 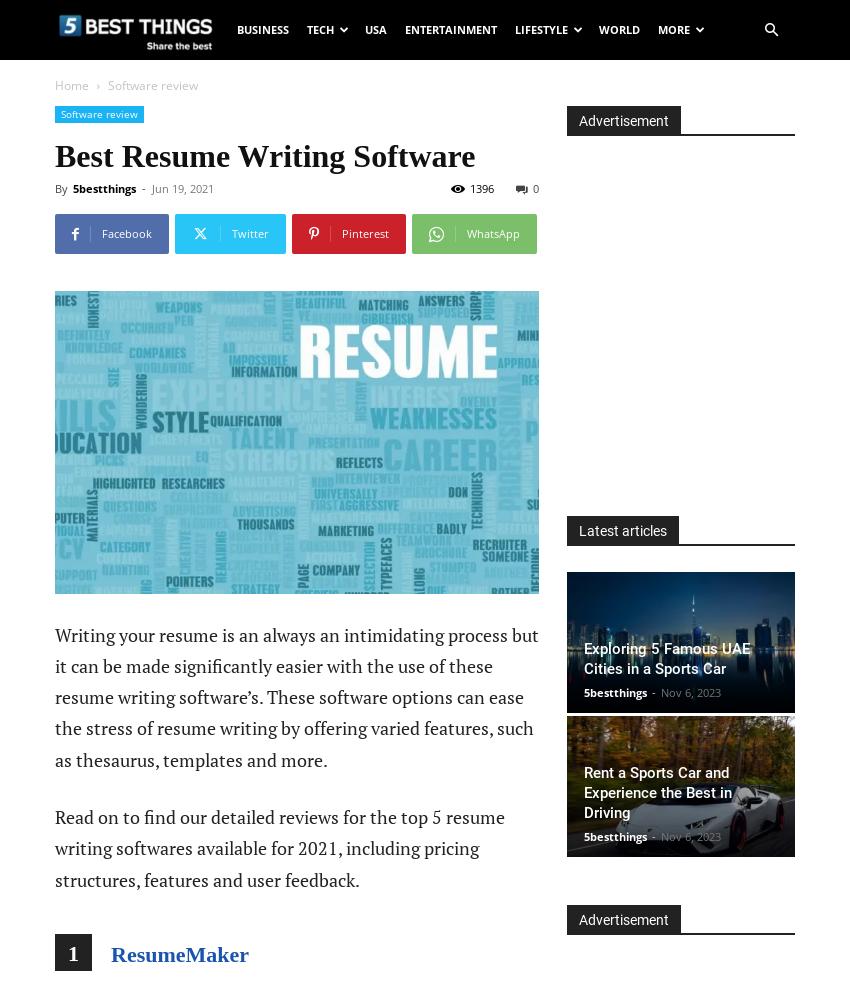 I want to click on 'Pinterest', so click(x=364, y=232).